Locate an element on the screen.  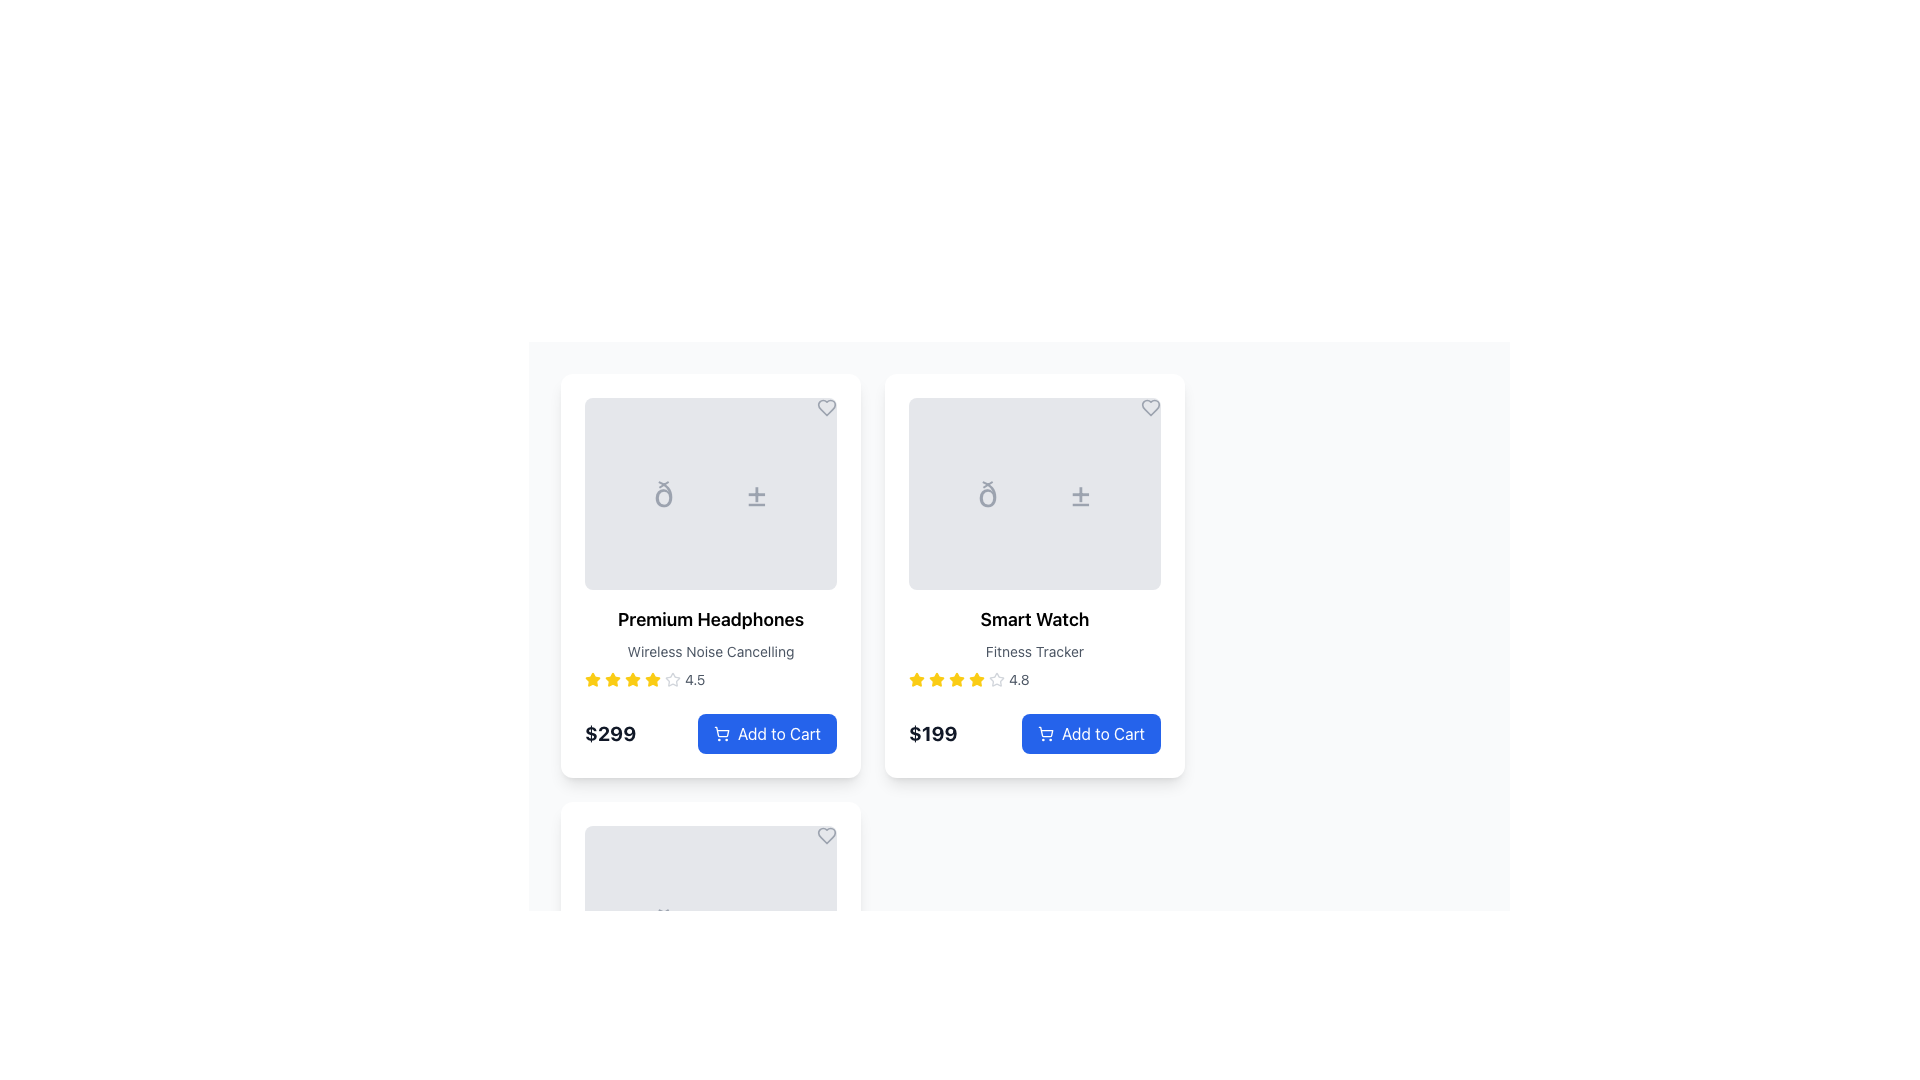
the 'Add to Cart' text within the button is located at coordinates (778, 733).